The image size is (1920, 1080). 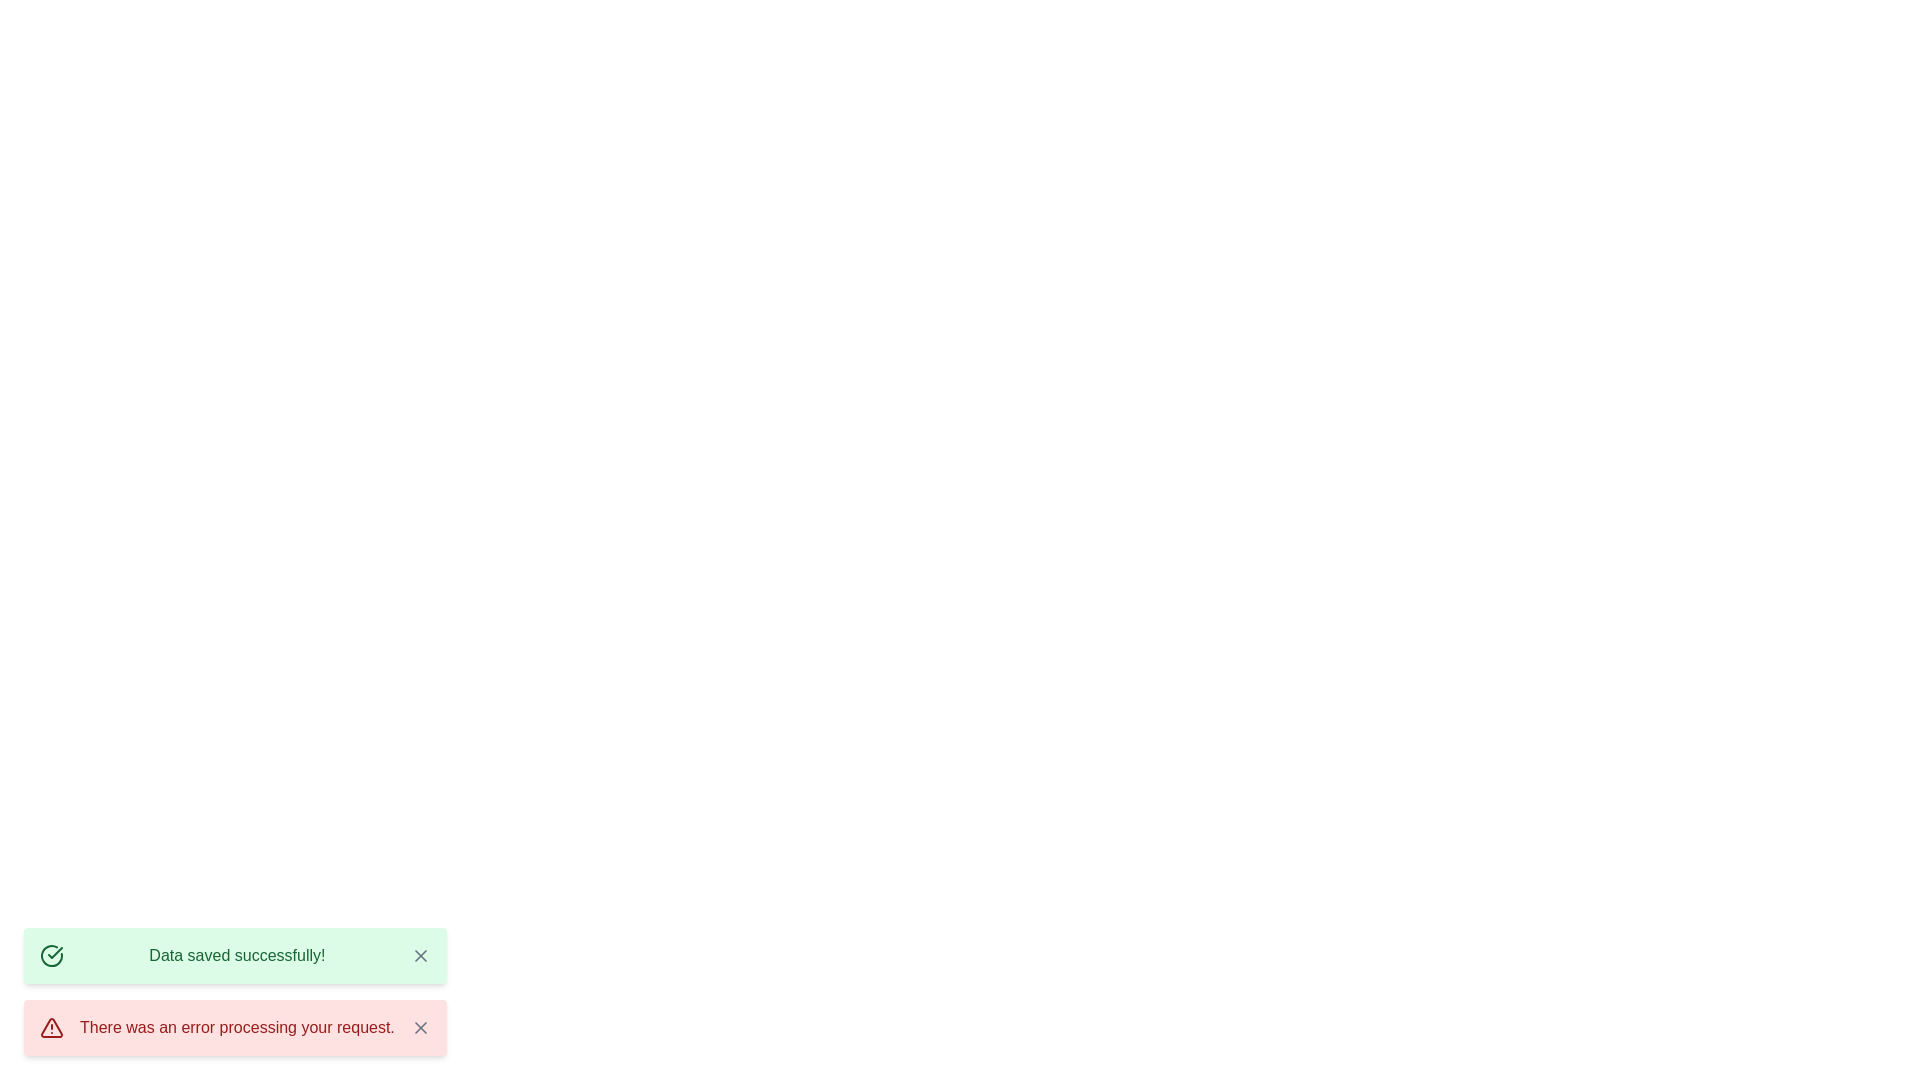 I want to click on the close button of the notification with message 'Data saved successfully!', so click(x=419, y=955).